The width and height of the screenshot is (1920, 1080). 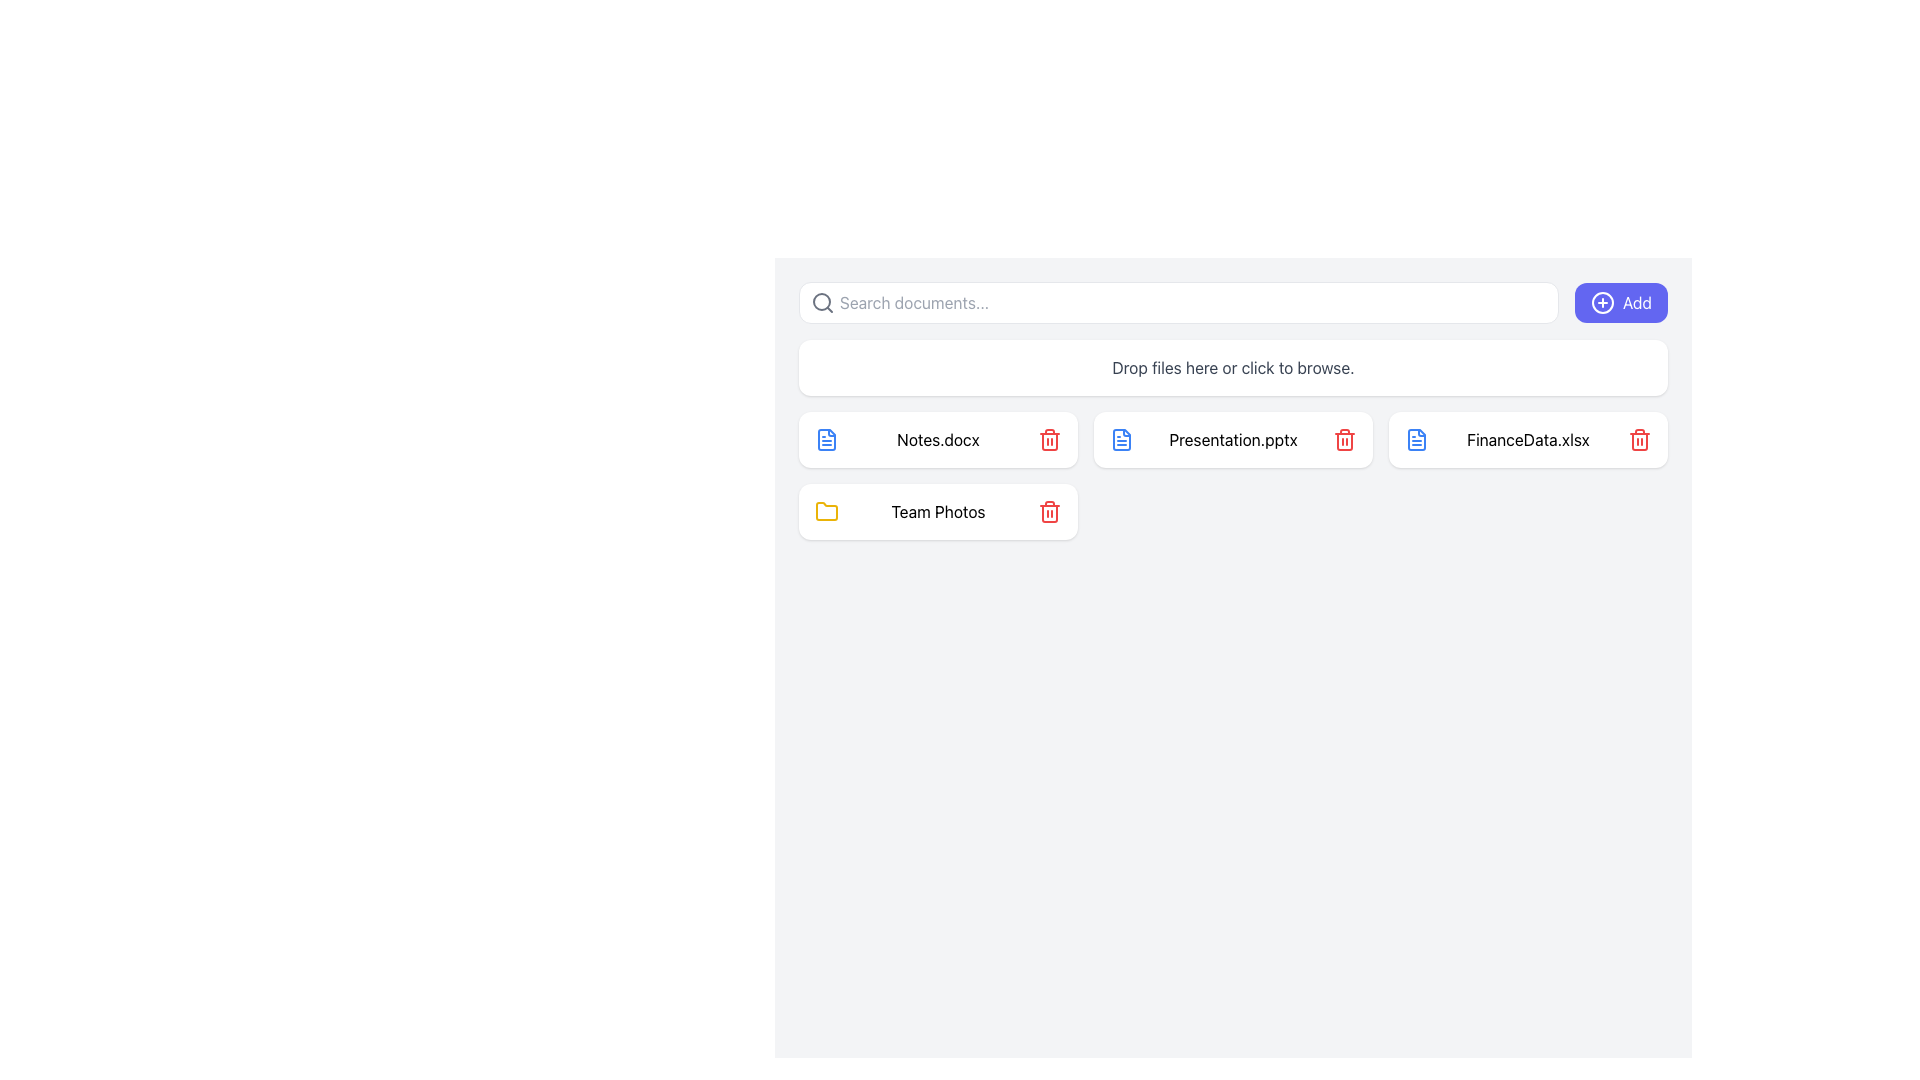 What do you see at coordinates (821, 301) in the screenshot?
I see `the circular shape within the SVG graphic that represents the center of the magnifying glass in the search bar icon` at bounding box center [821, 301].